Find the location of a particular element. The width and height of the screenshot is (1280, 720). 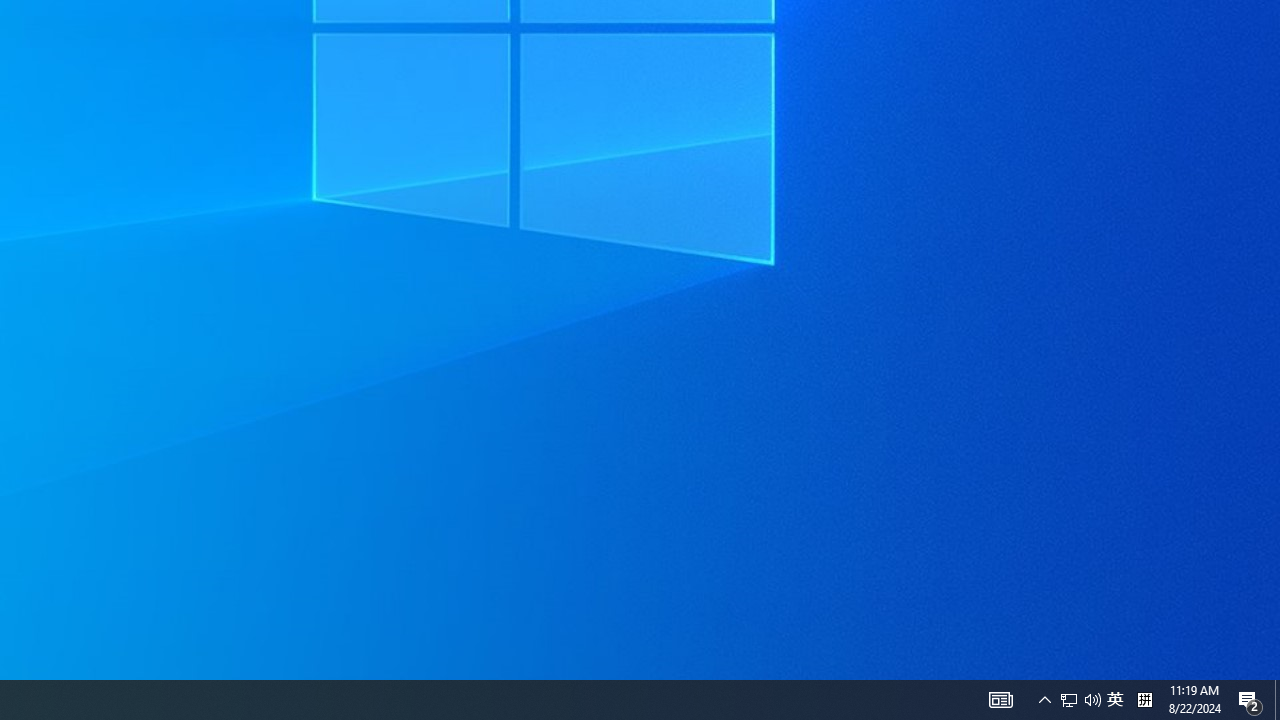

'Notification Chevron' is located at coordinates (1044, 698).